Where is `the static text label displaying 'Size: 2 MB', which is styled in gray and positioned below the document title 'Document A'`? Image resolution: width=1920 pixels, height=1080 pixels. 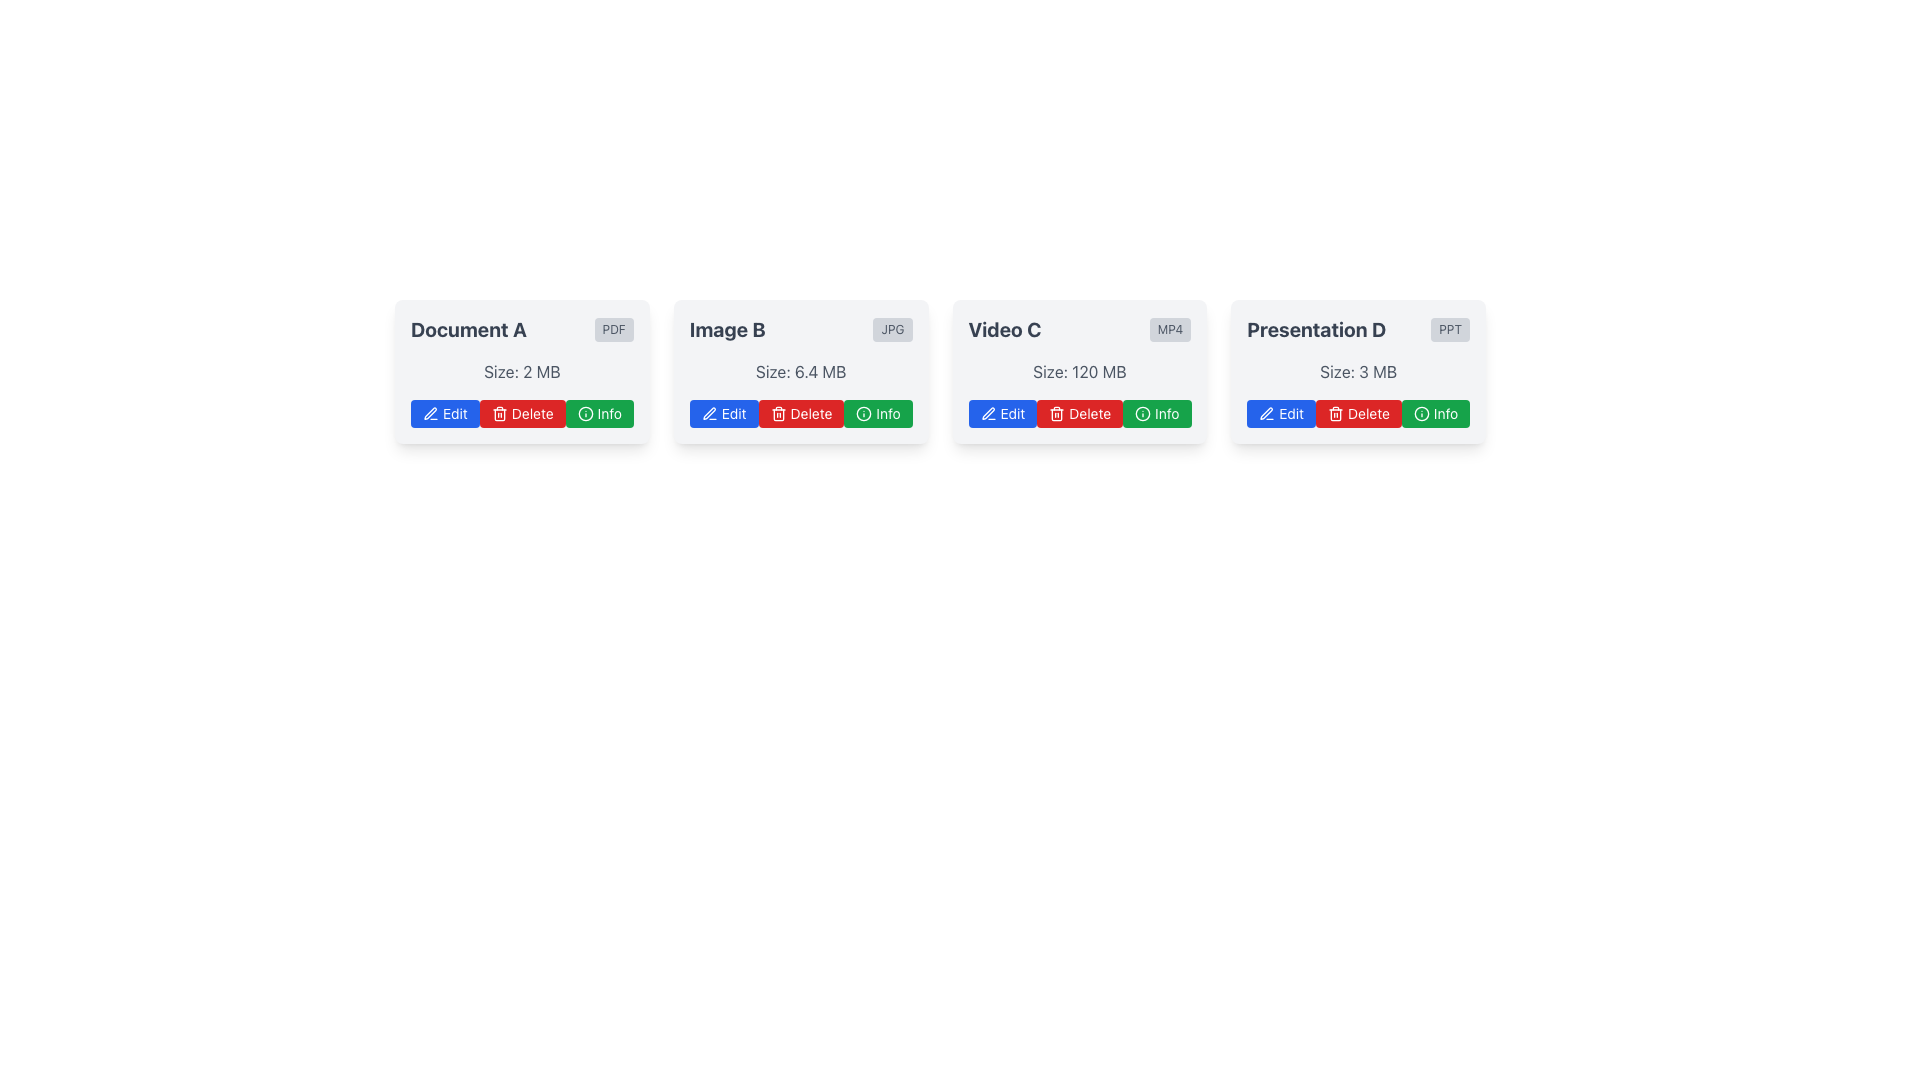
the static text label displaying 'Size: 2 MB', which is styled in gray and positioned below the document title 'Document A' is located at coordinates (522, 371).